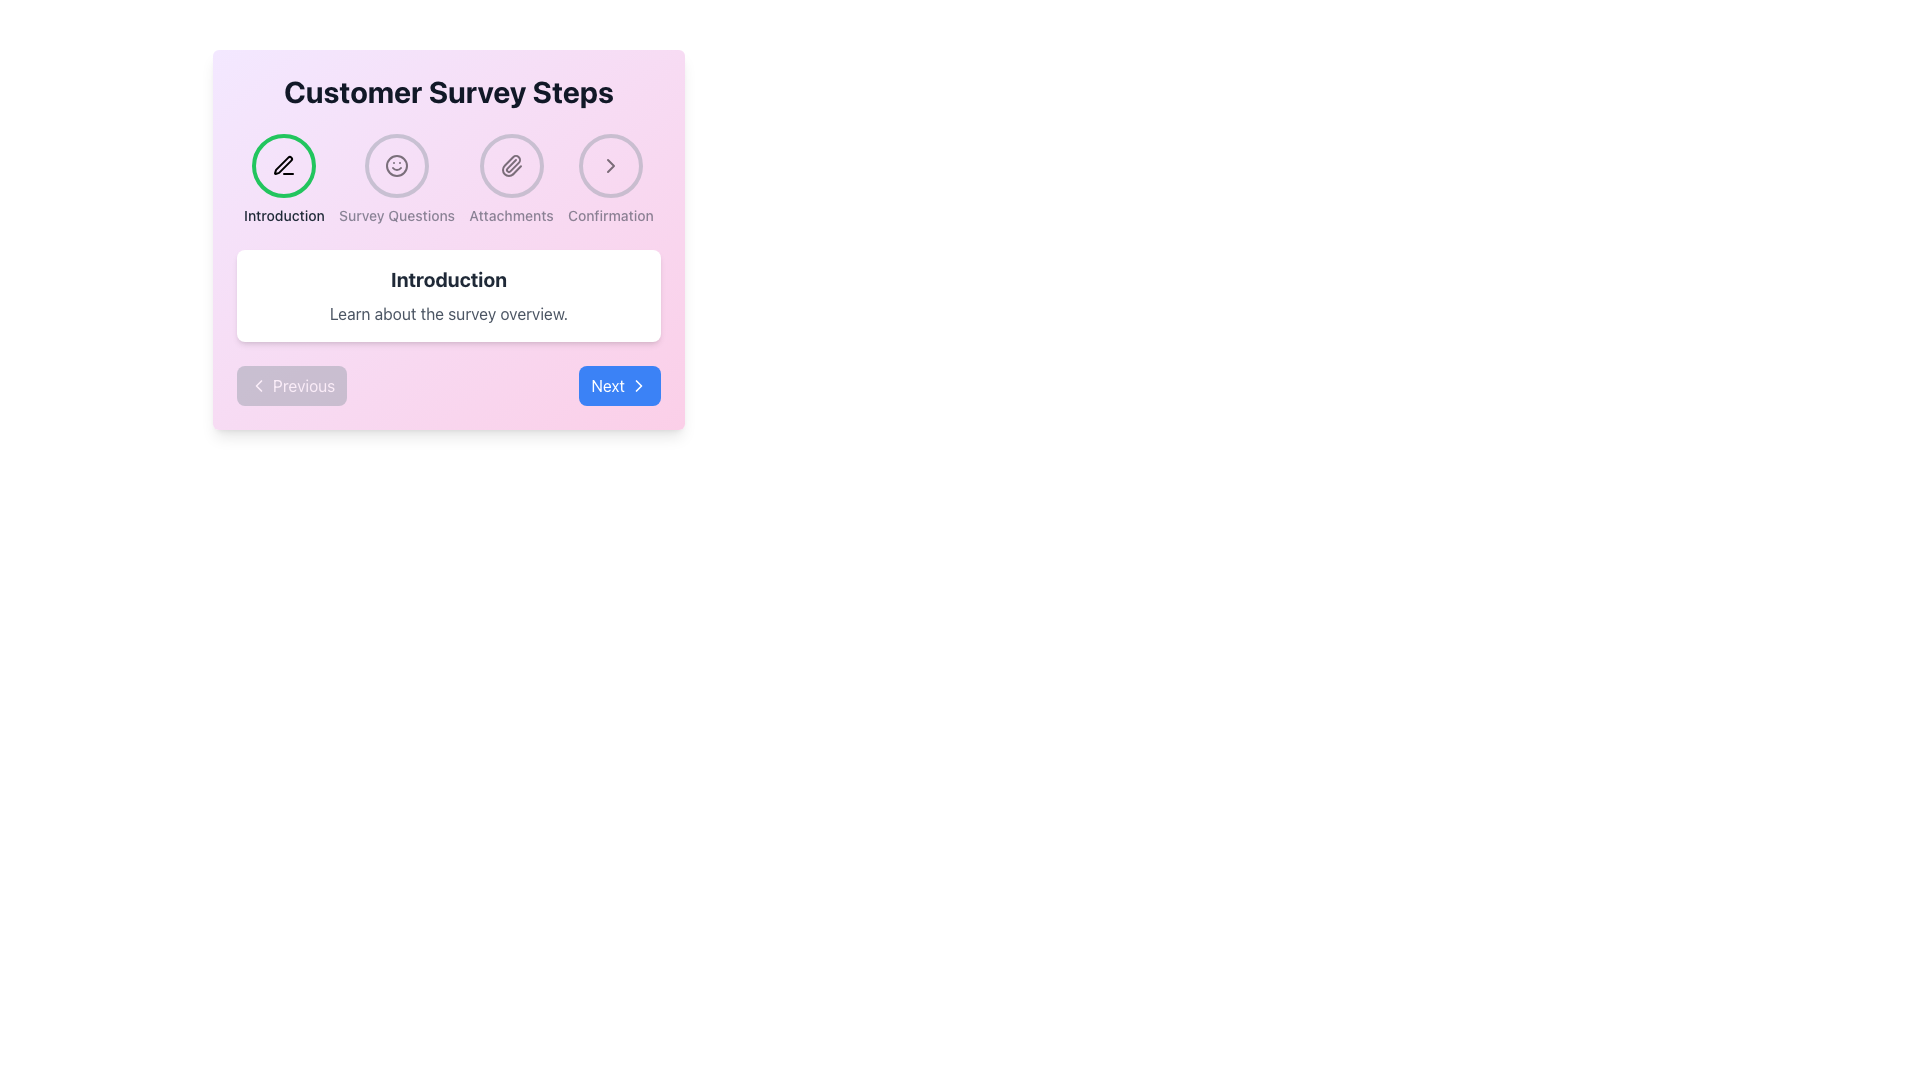 The width and height of the screenshot is (1920, 1080). I want to click on the Step Indicator Icon with Label that has a paperclip illustration and is labeled 'Attachments', so click(511, 164).